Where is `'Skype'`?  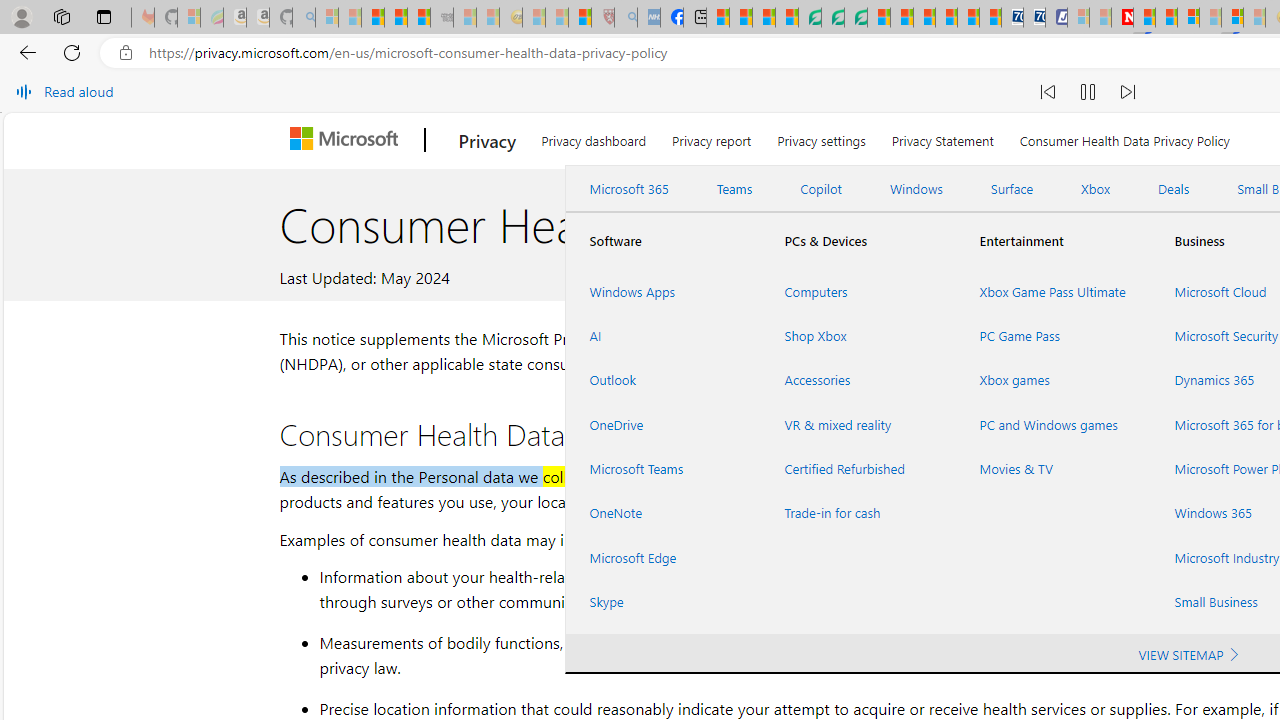 'Skype' is located at coordinates (663, 600).